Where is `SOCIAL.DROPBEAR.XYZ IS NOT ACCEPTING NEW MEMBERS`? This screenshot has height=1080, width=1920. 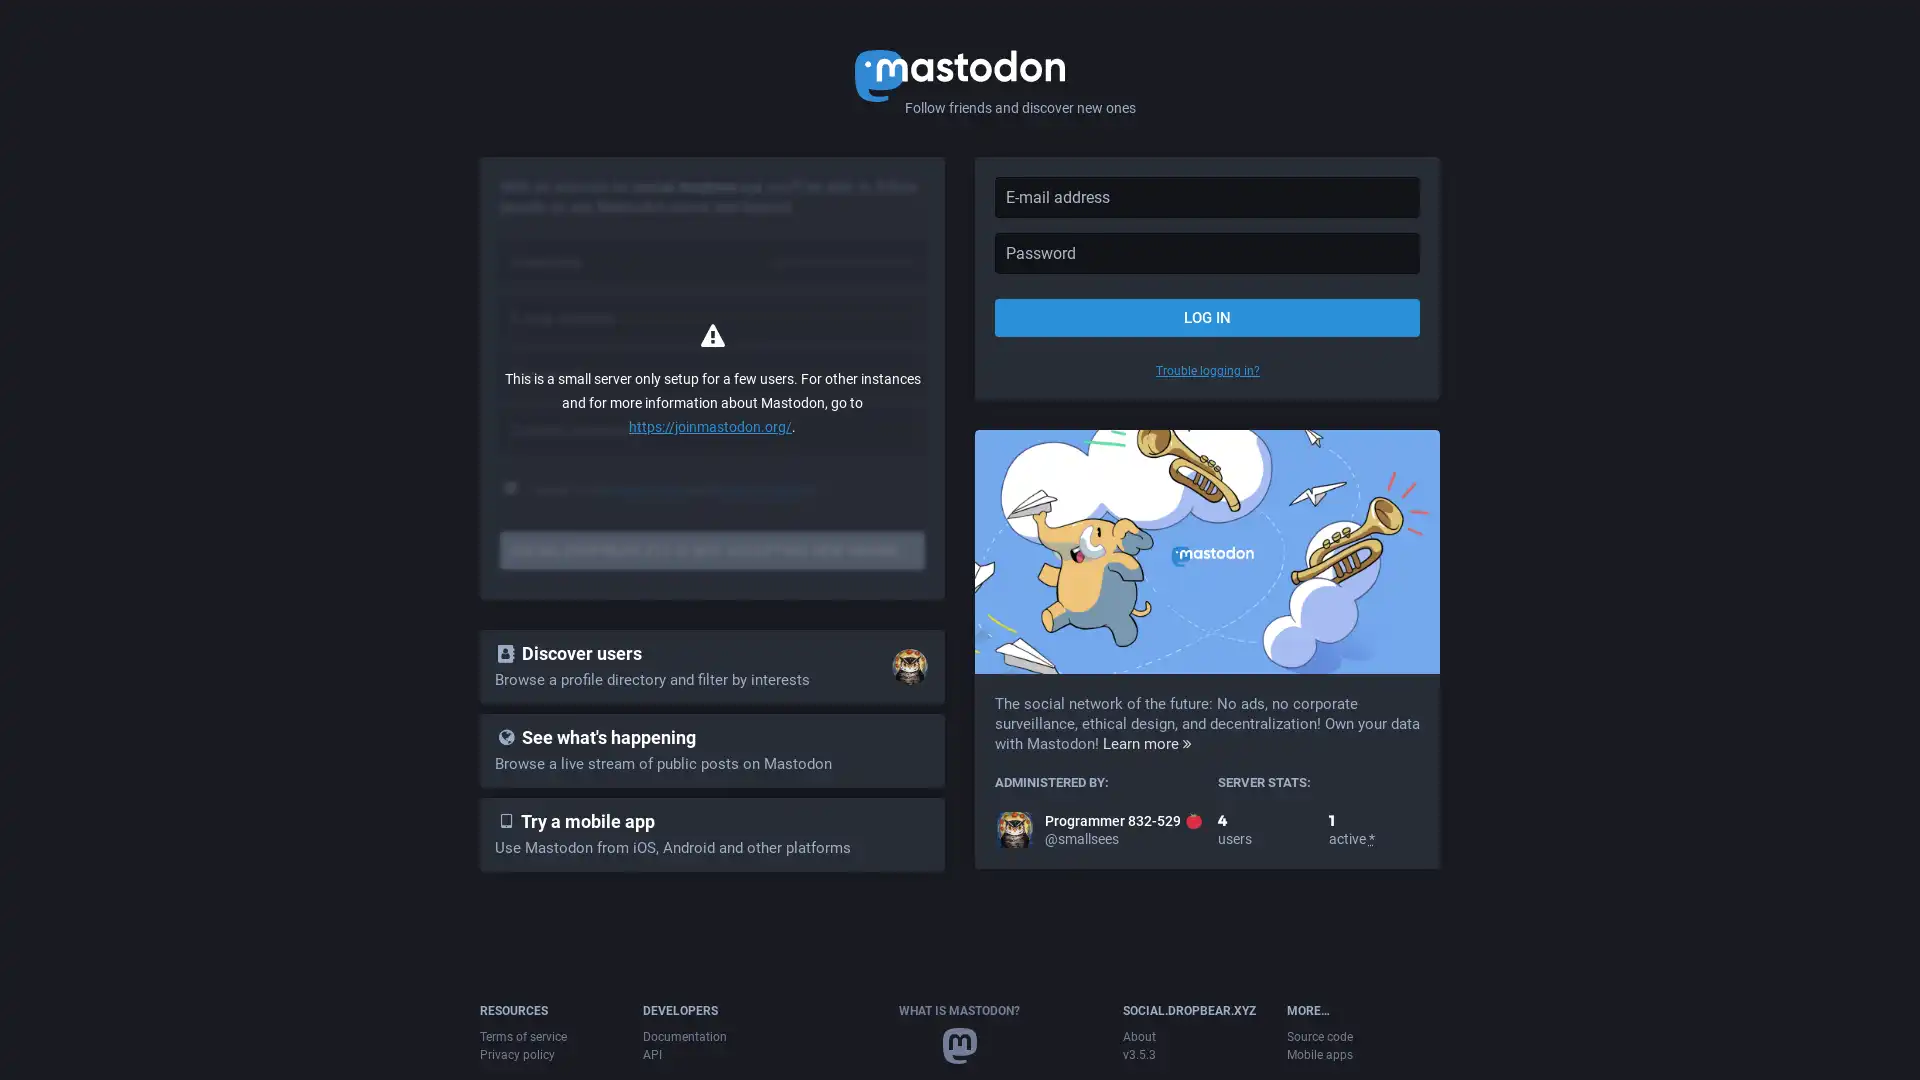
SOCIAL.DROPBEAR.XYZ IS NOT ACCEPTING NEW MEMBERS is located at coordinates (712, 551).